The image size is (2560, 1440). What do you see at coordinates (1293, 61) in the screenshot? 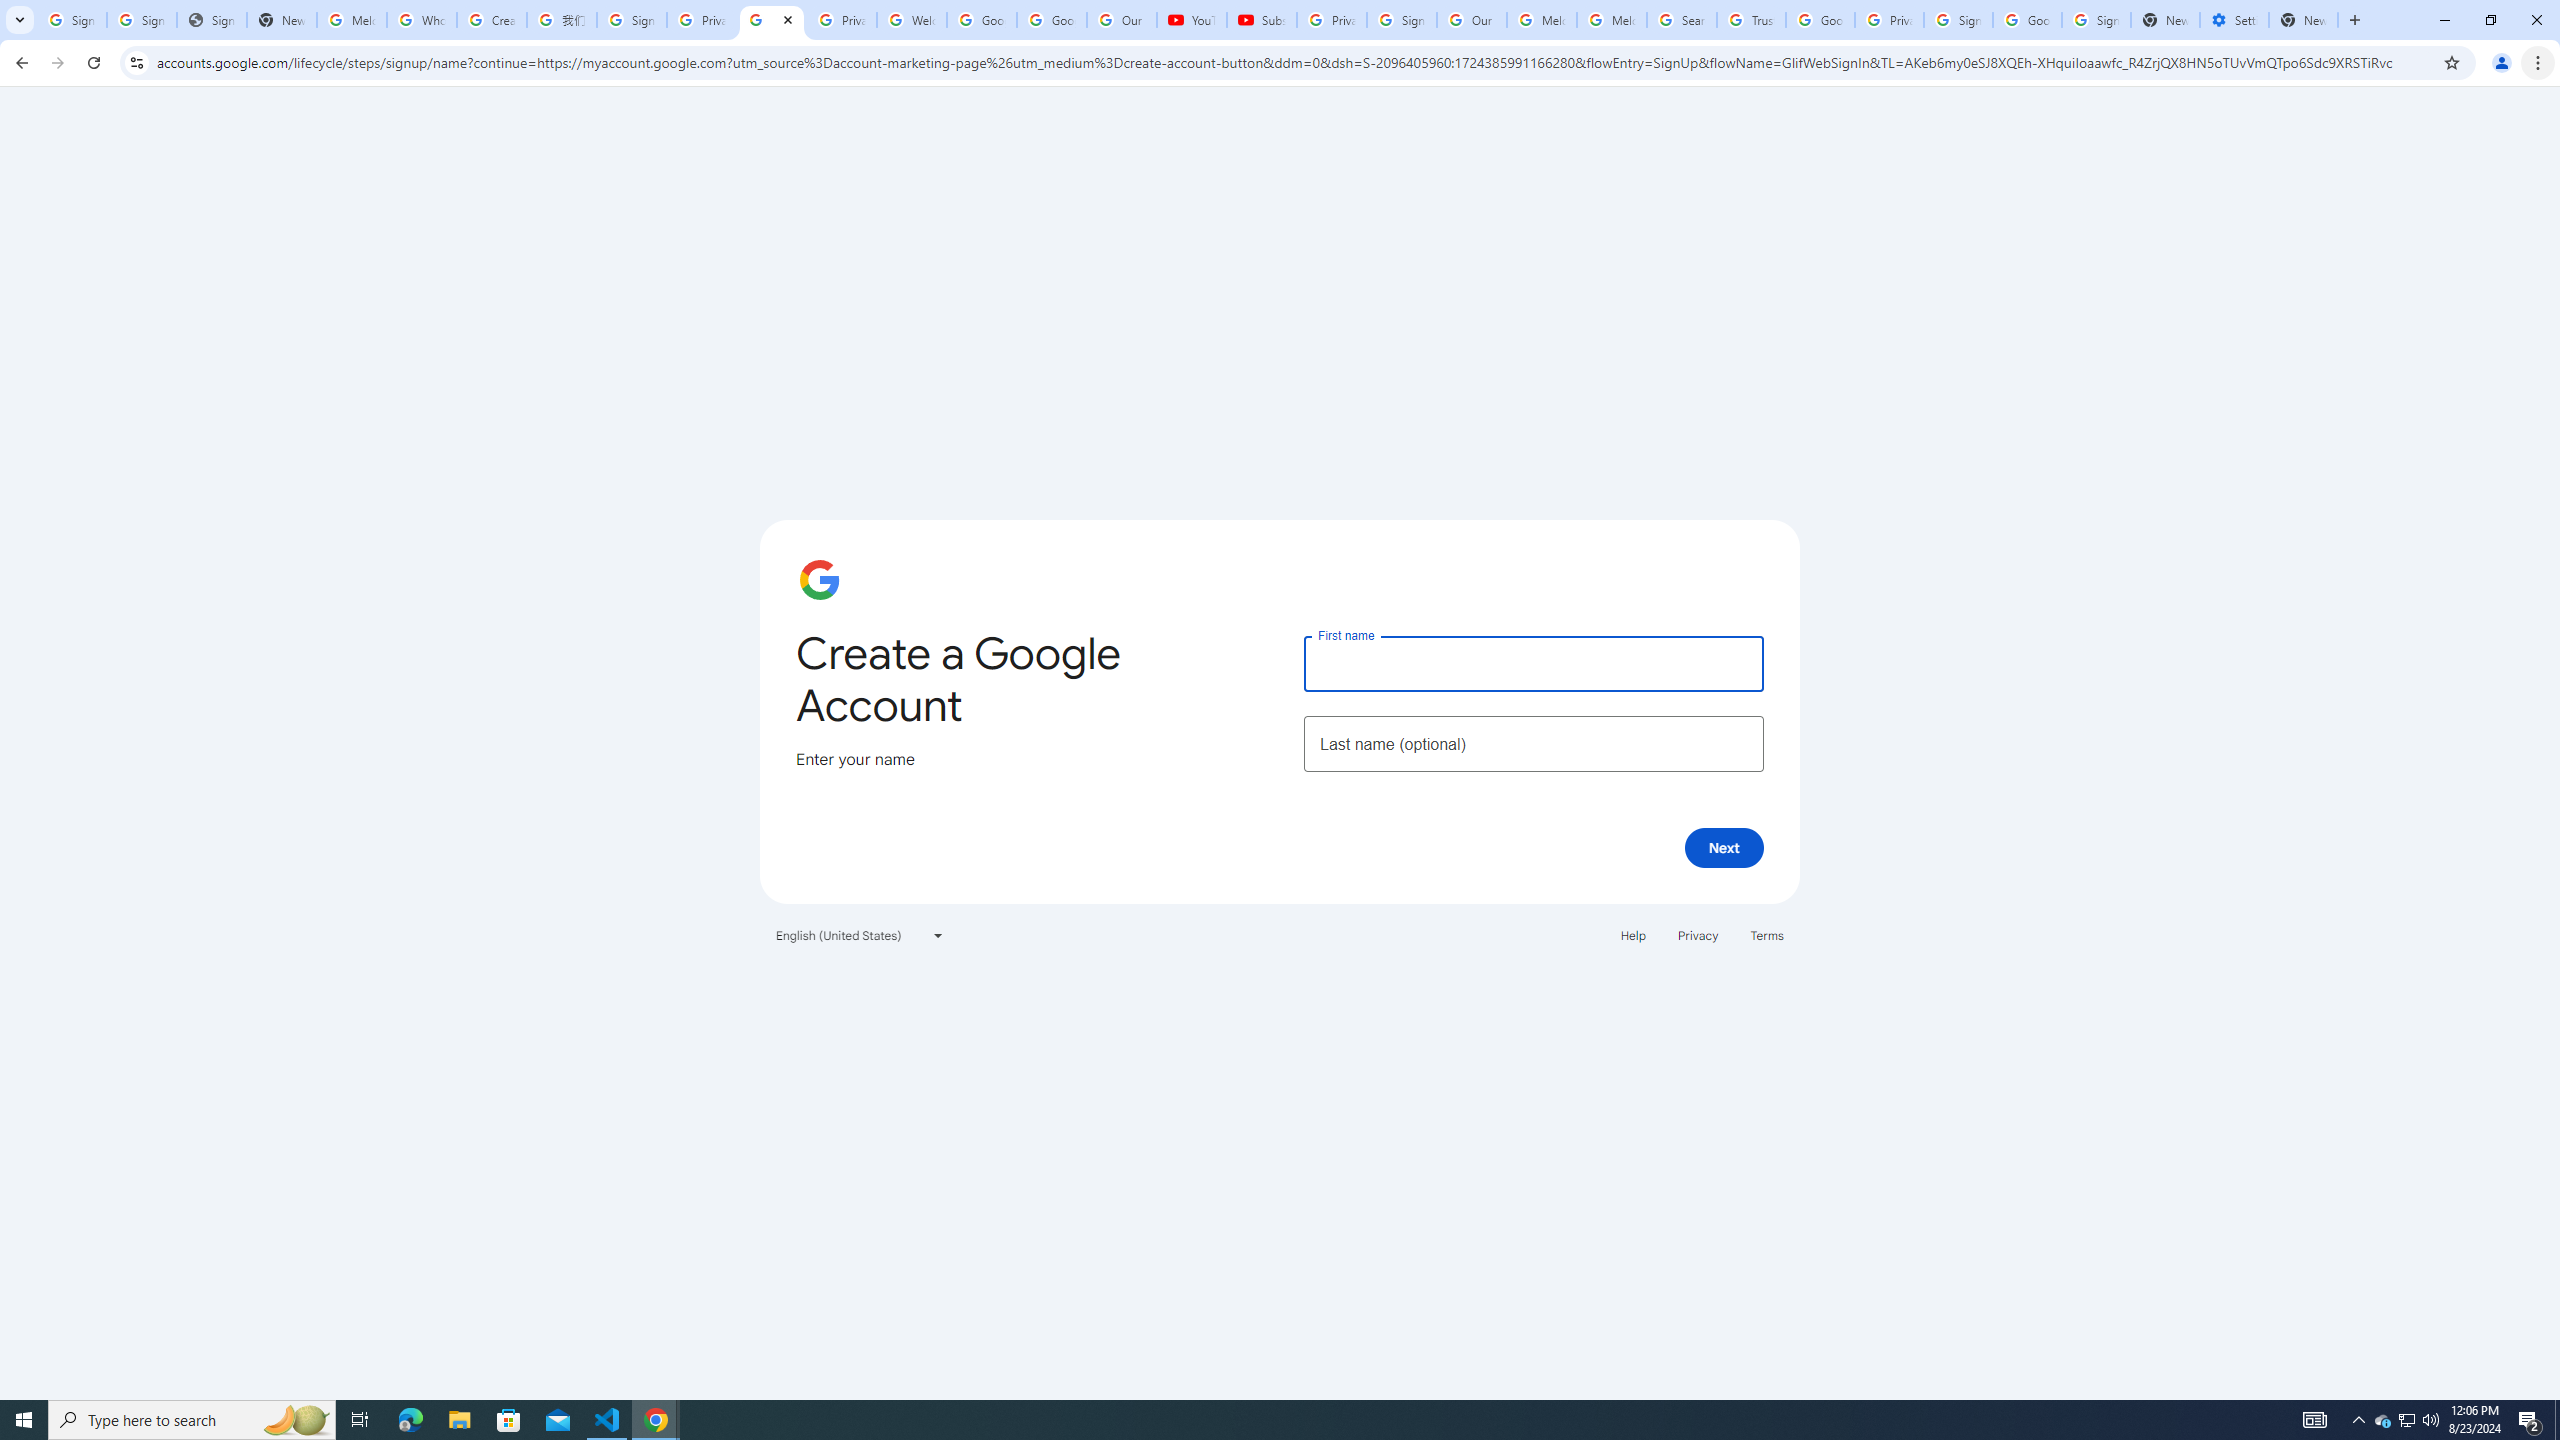
I see `'Address and search bar'` at bounding box center [1293, 61].